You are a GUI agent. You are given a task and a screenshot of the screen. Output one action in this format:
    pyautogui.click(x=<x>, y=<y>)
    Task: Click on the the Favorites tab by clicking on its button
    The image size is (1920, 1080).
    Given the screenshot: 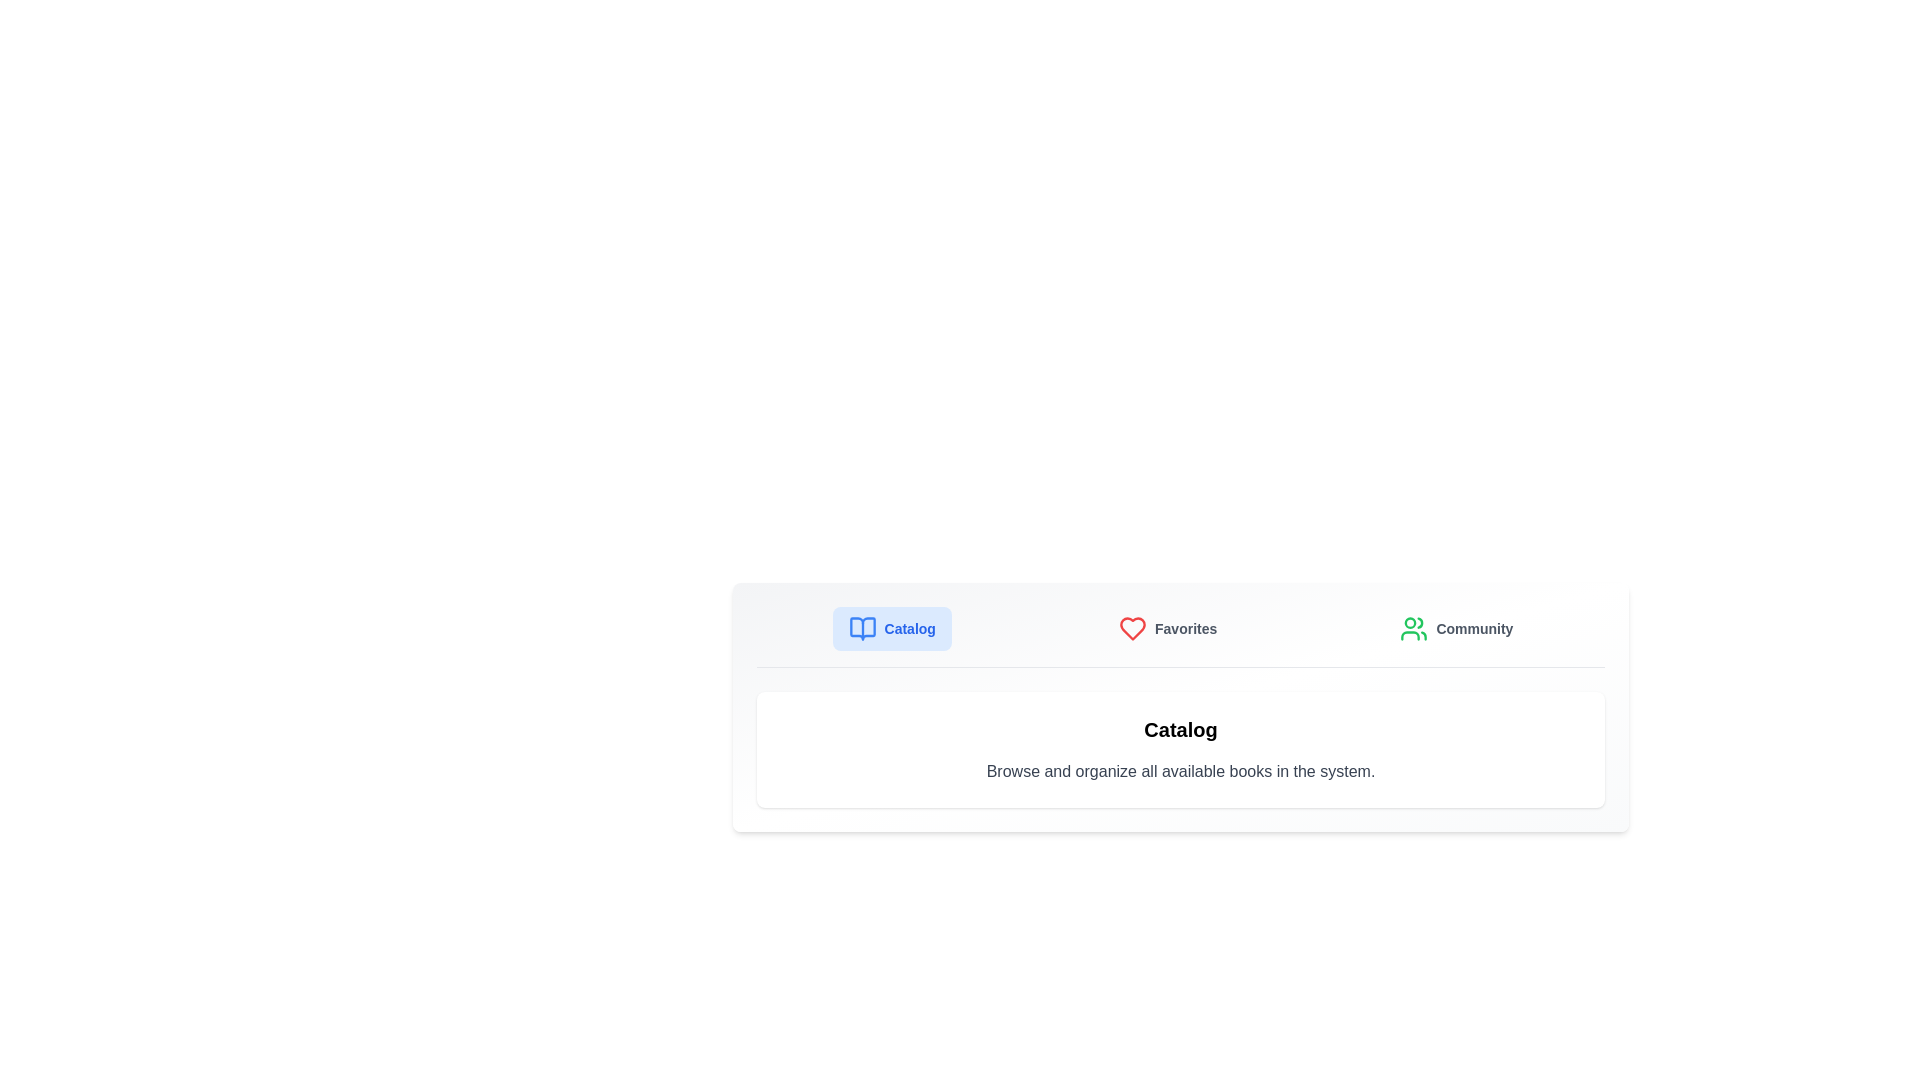 What is the action you would take?
    pyautogui.click(x=1167, y=627)
    